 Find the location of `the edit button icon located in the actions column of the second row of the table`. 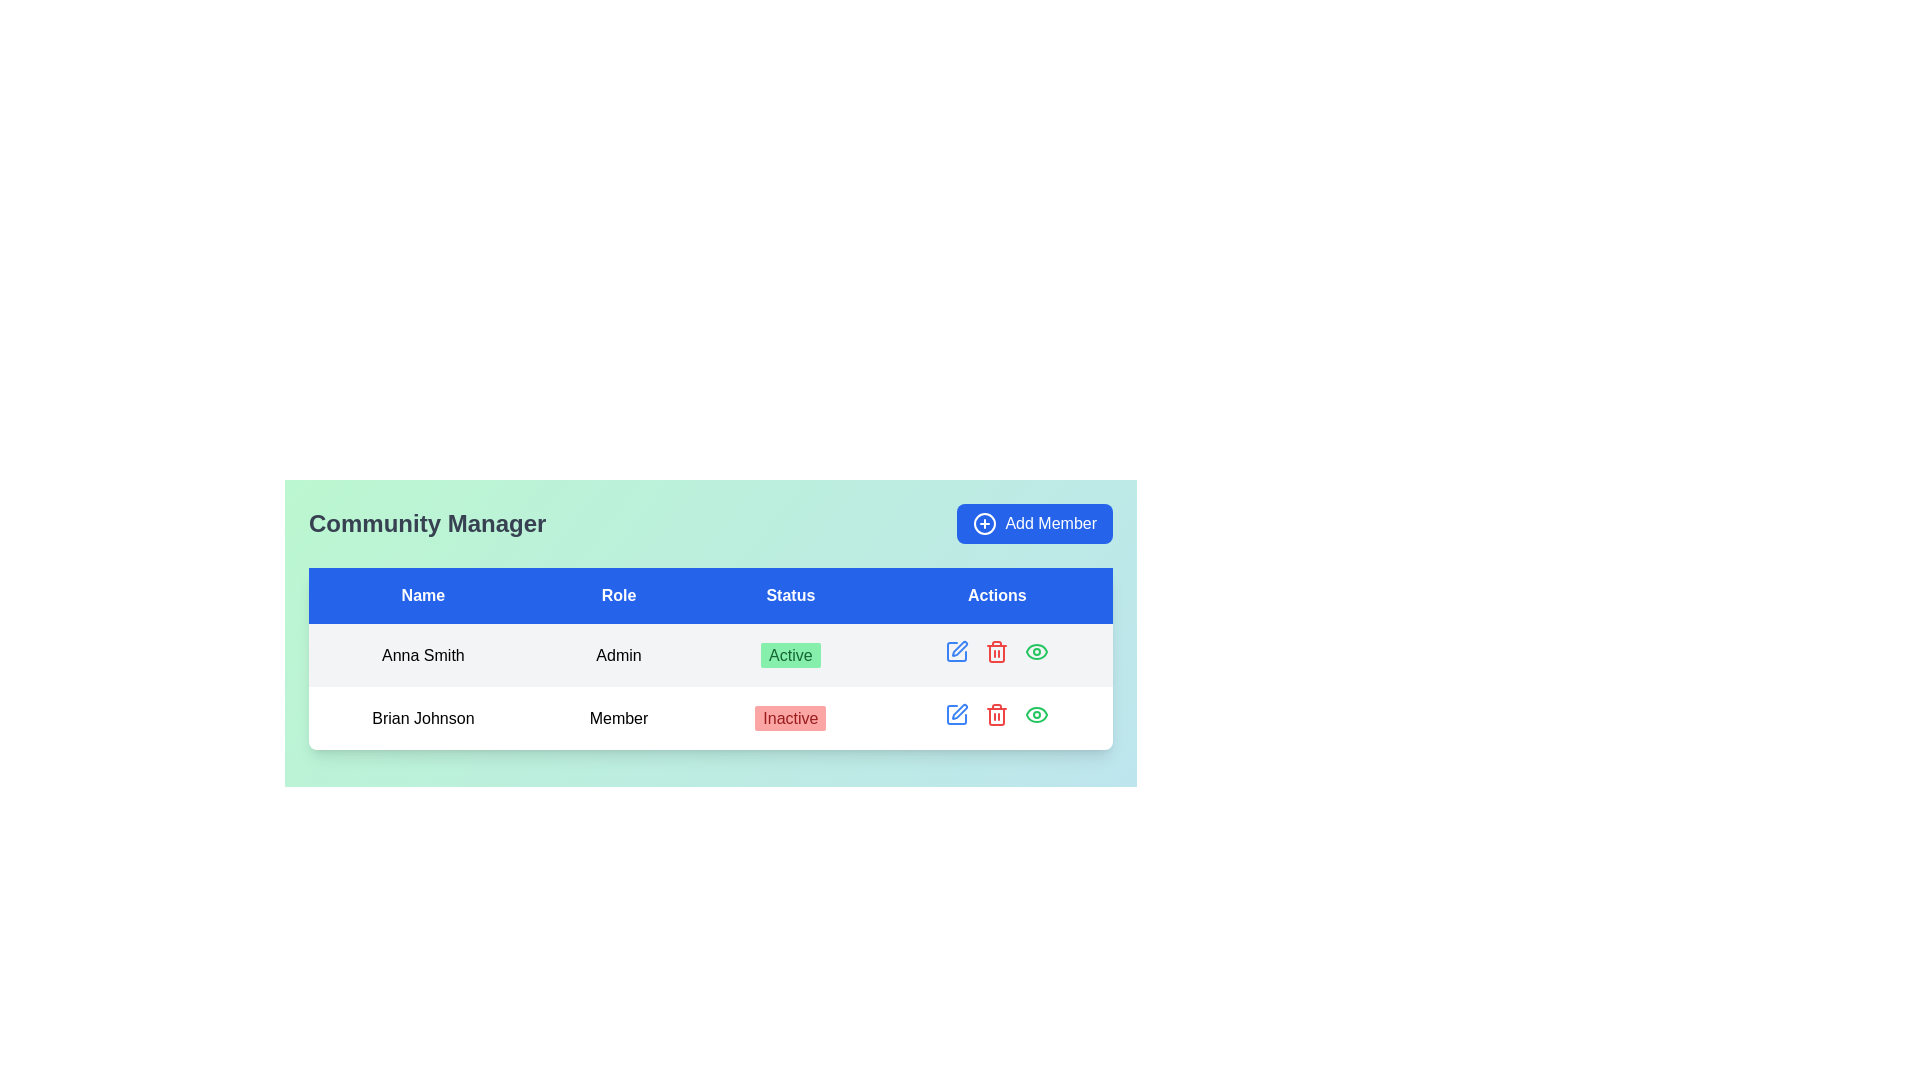

the edit button icon located in the actions column of the second row of the table is located at coordinates (956, 713).